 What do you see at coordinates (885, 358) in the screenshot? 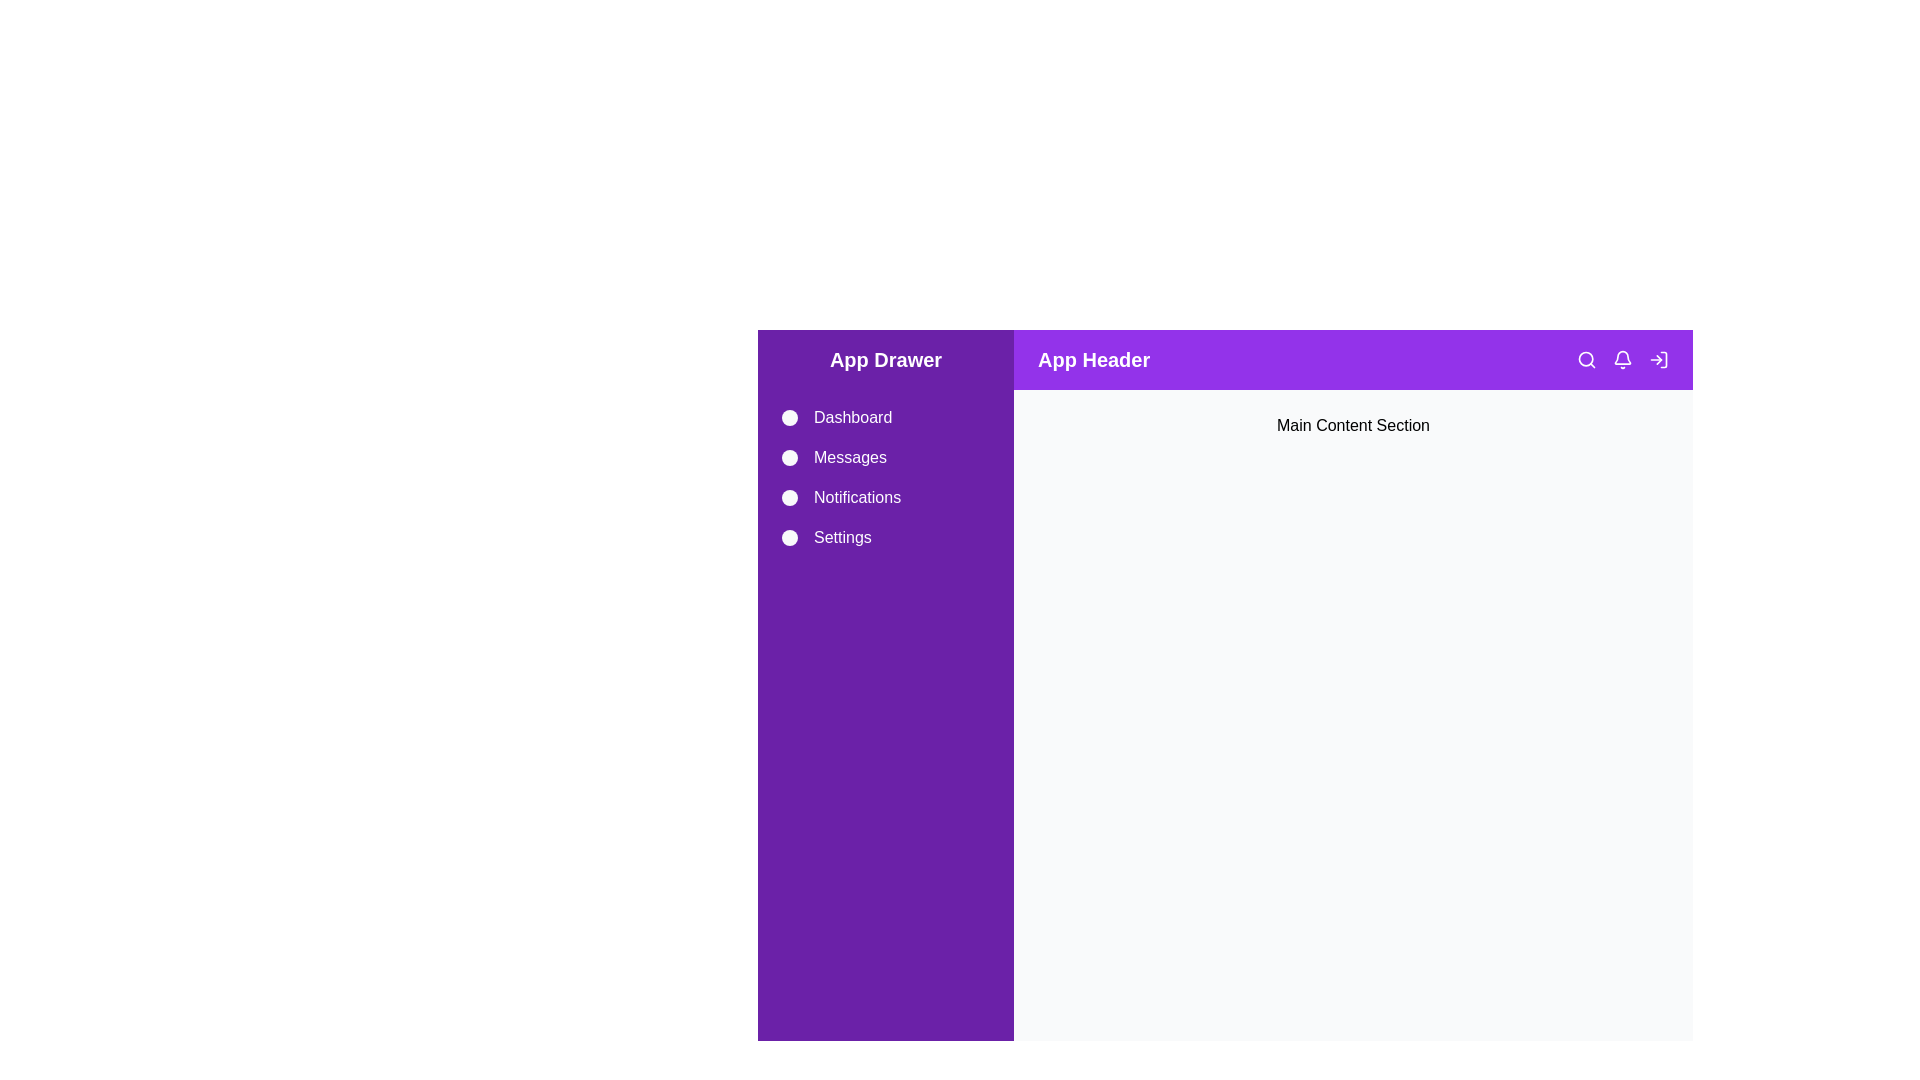
I see `the drawer header to toggle its state` at bounding box center [885, 358].